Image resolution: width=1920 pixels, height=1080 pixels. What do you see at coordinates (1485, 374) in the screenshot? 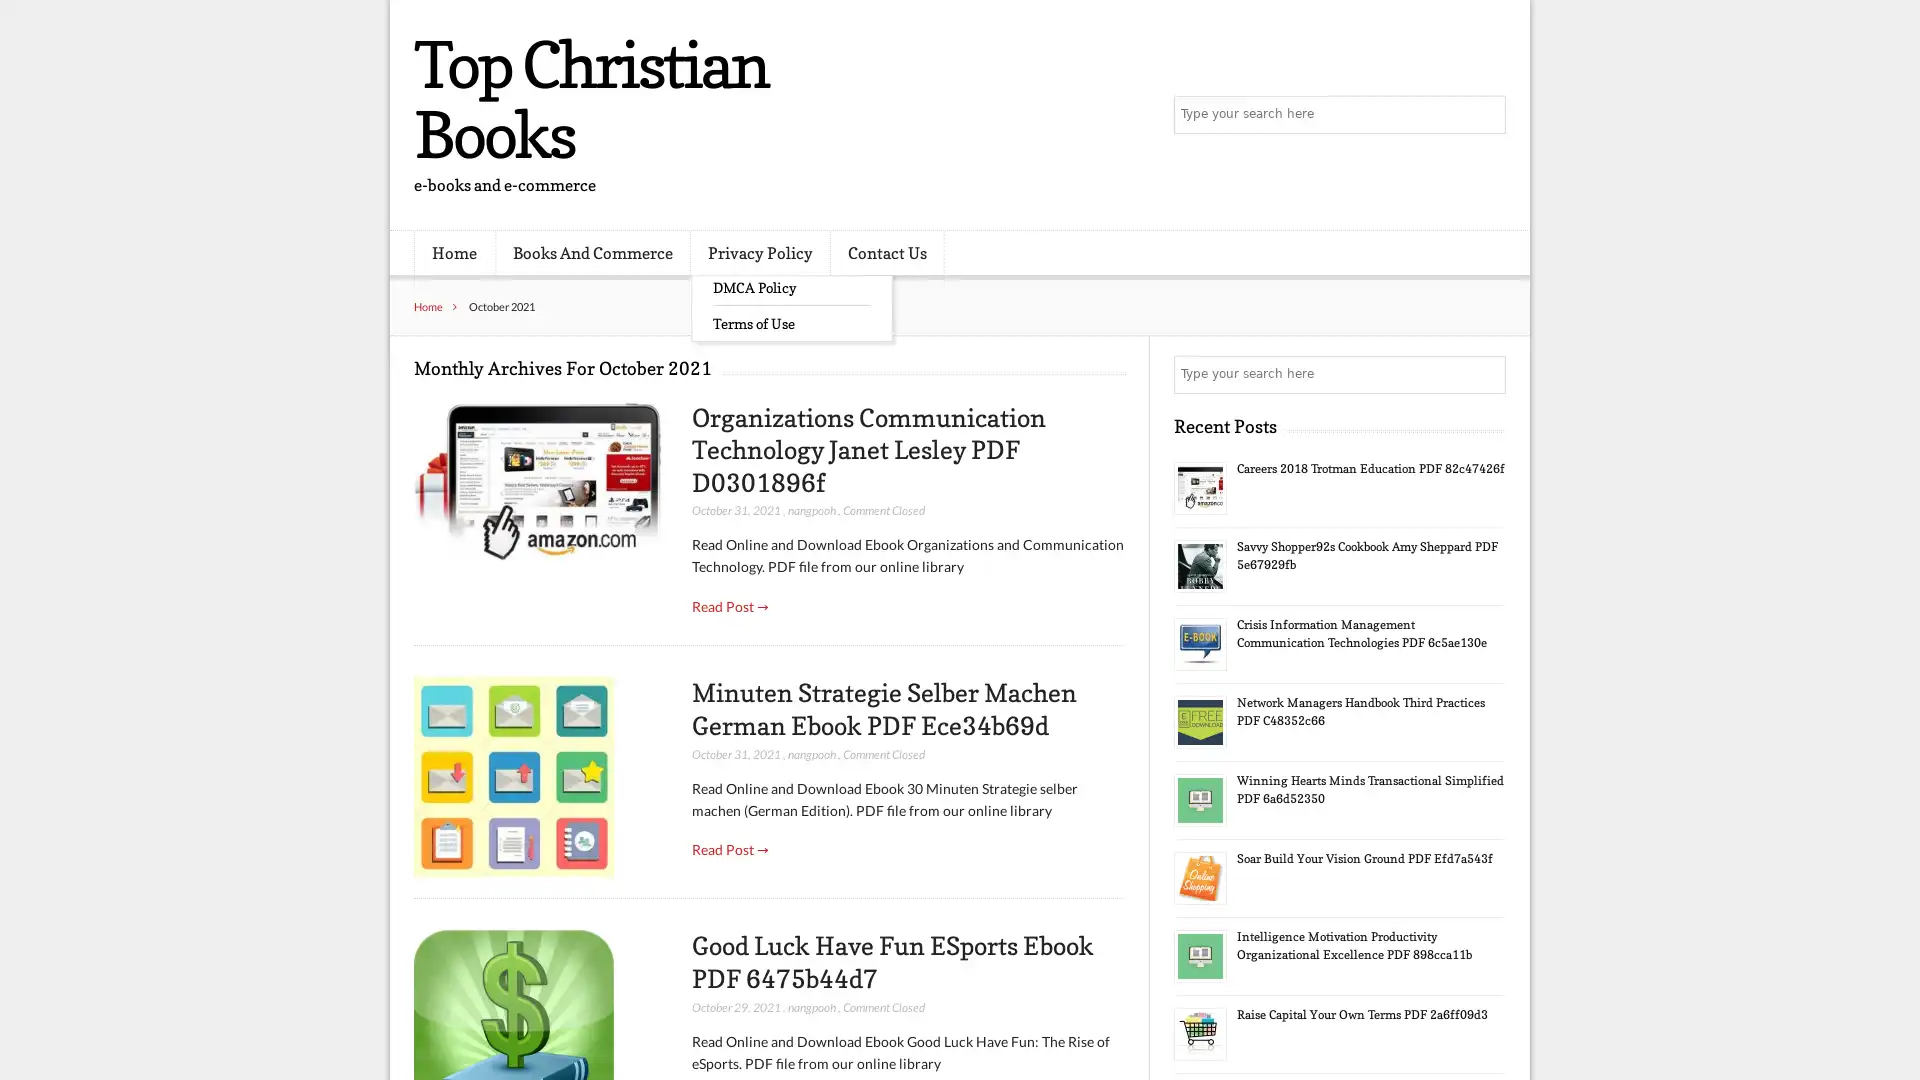
I see `Search` at bounding box center [1485, 374].